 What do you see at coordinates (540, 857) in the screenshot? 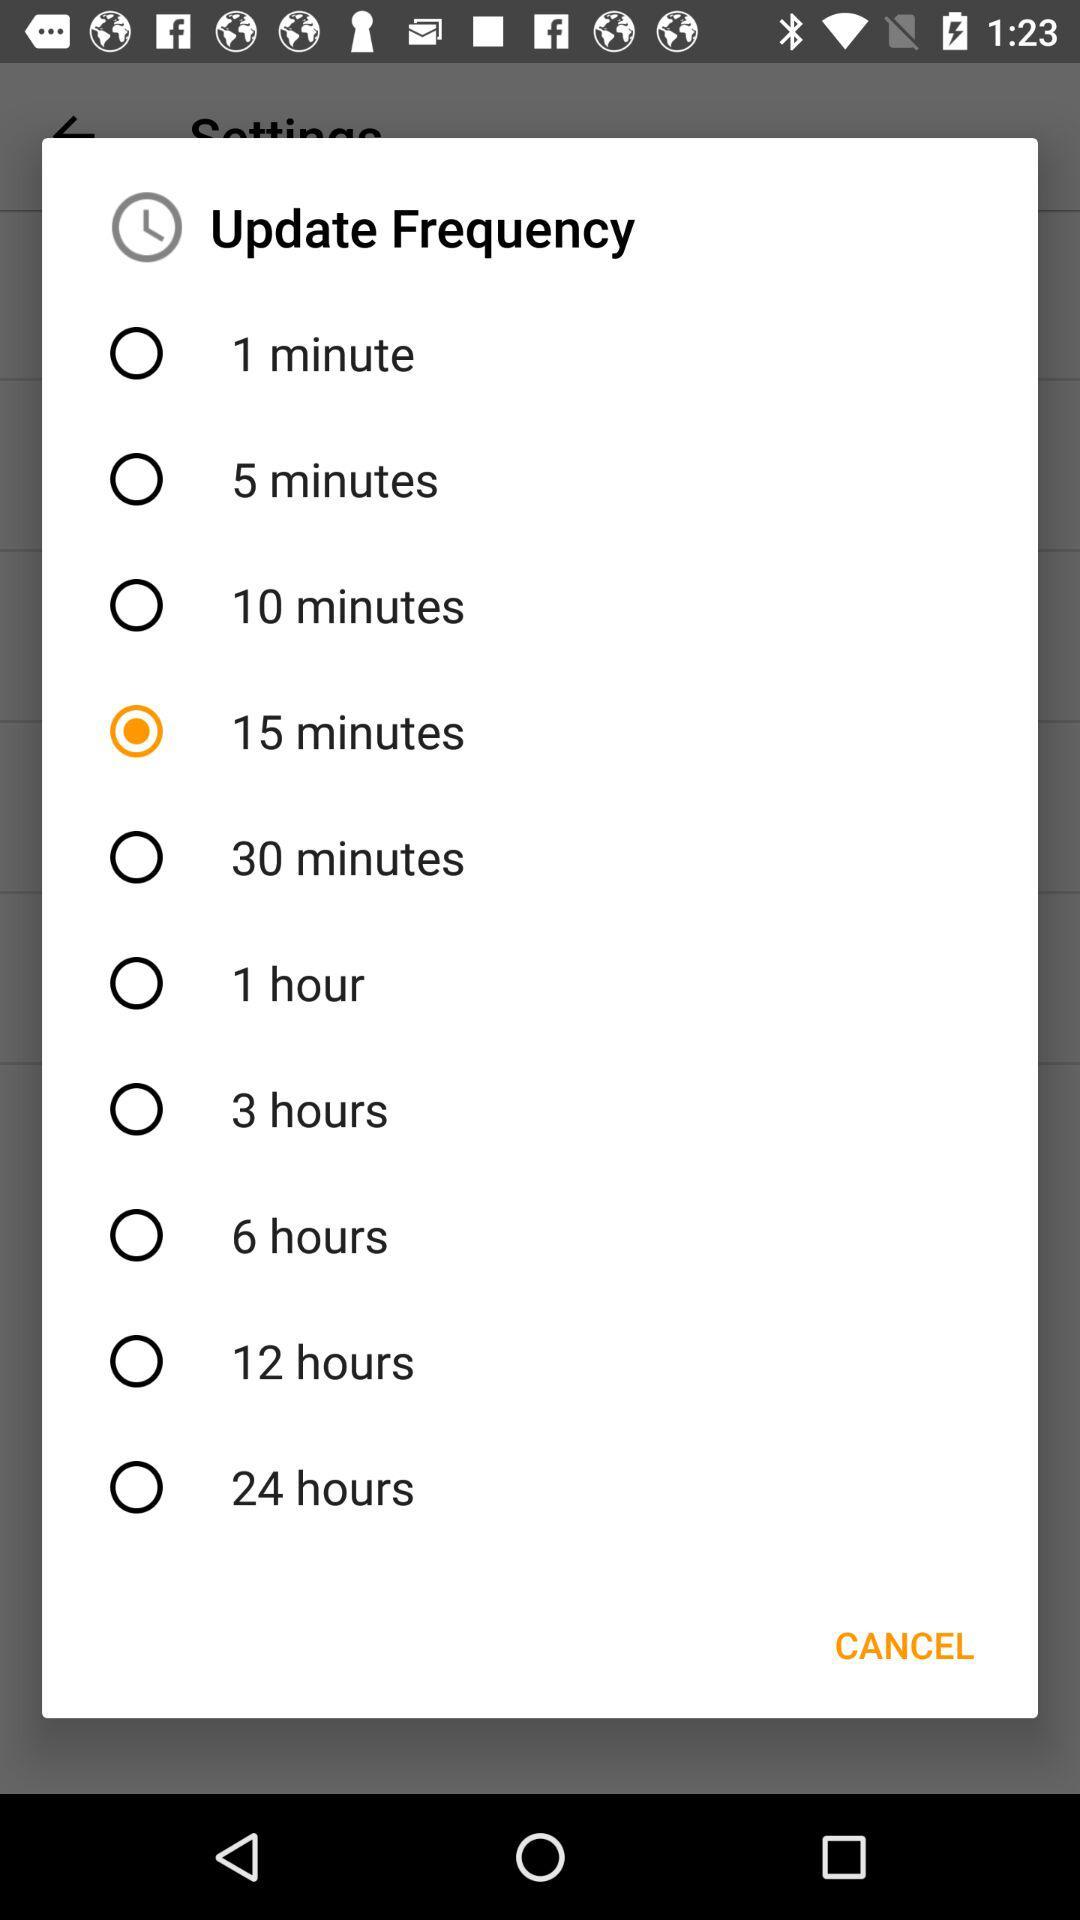
I see `the icon below 15 minutes item` at bounding box center [540, 857].